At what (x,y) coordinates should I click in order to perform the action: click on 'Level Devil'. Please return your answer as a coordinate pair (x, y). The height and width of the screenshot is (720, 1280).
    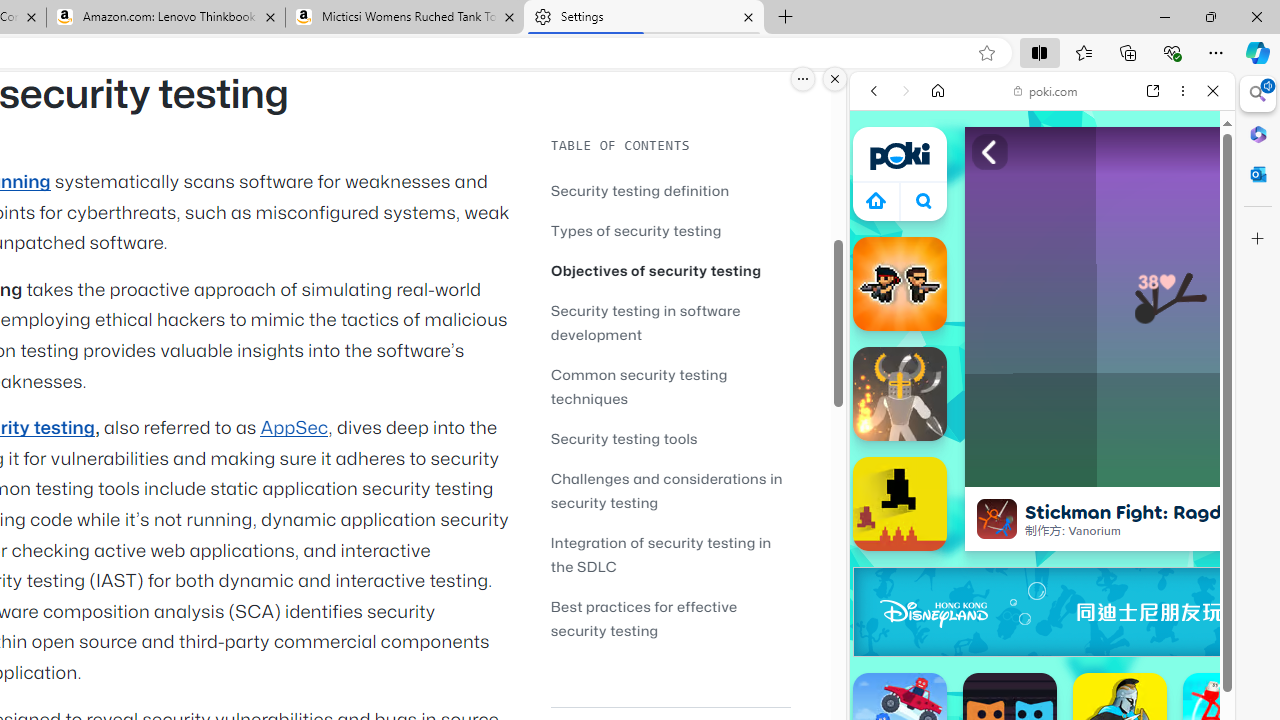
    Looking at the image, I should click on (898, 502).